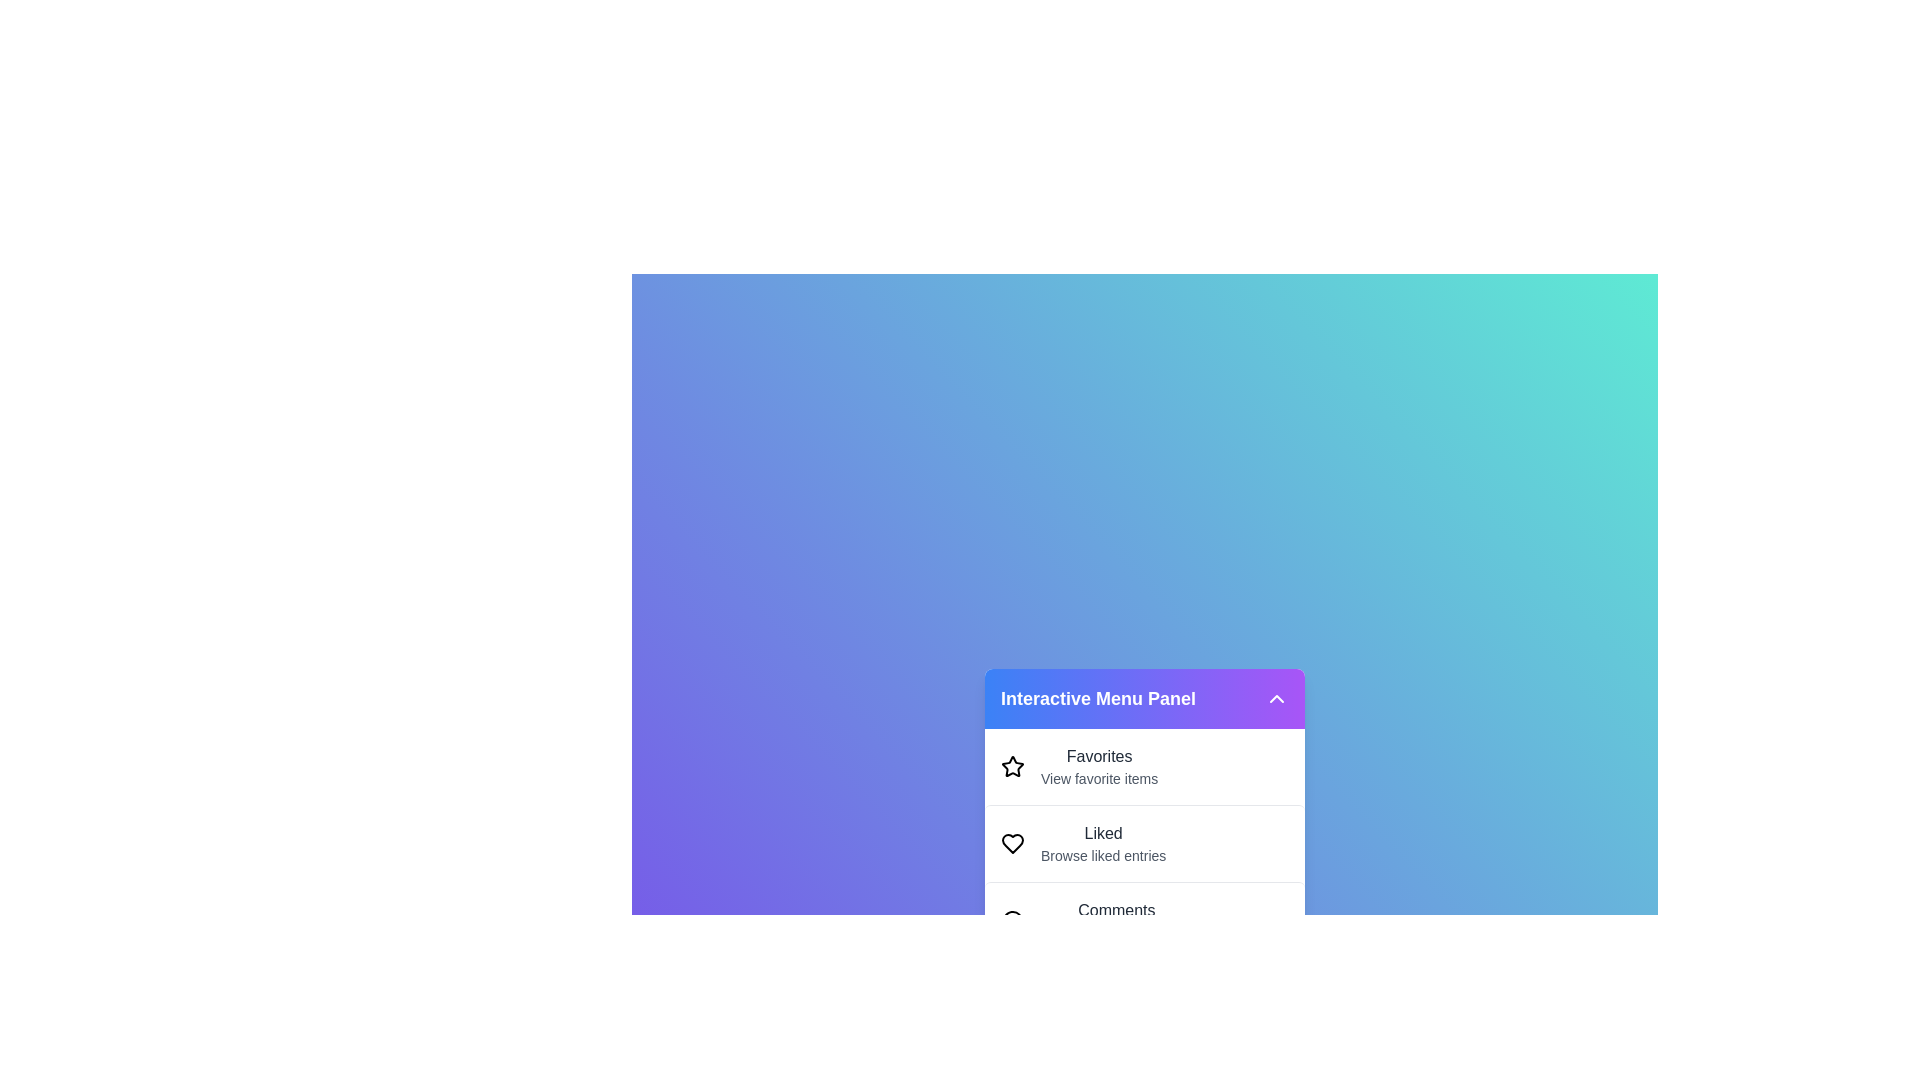 This screenshot has height=1080, width=1920. I want to click on the descriptive text of the menu item Liked, so click(1102, 833).